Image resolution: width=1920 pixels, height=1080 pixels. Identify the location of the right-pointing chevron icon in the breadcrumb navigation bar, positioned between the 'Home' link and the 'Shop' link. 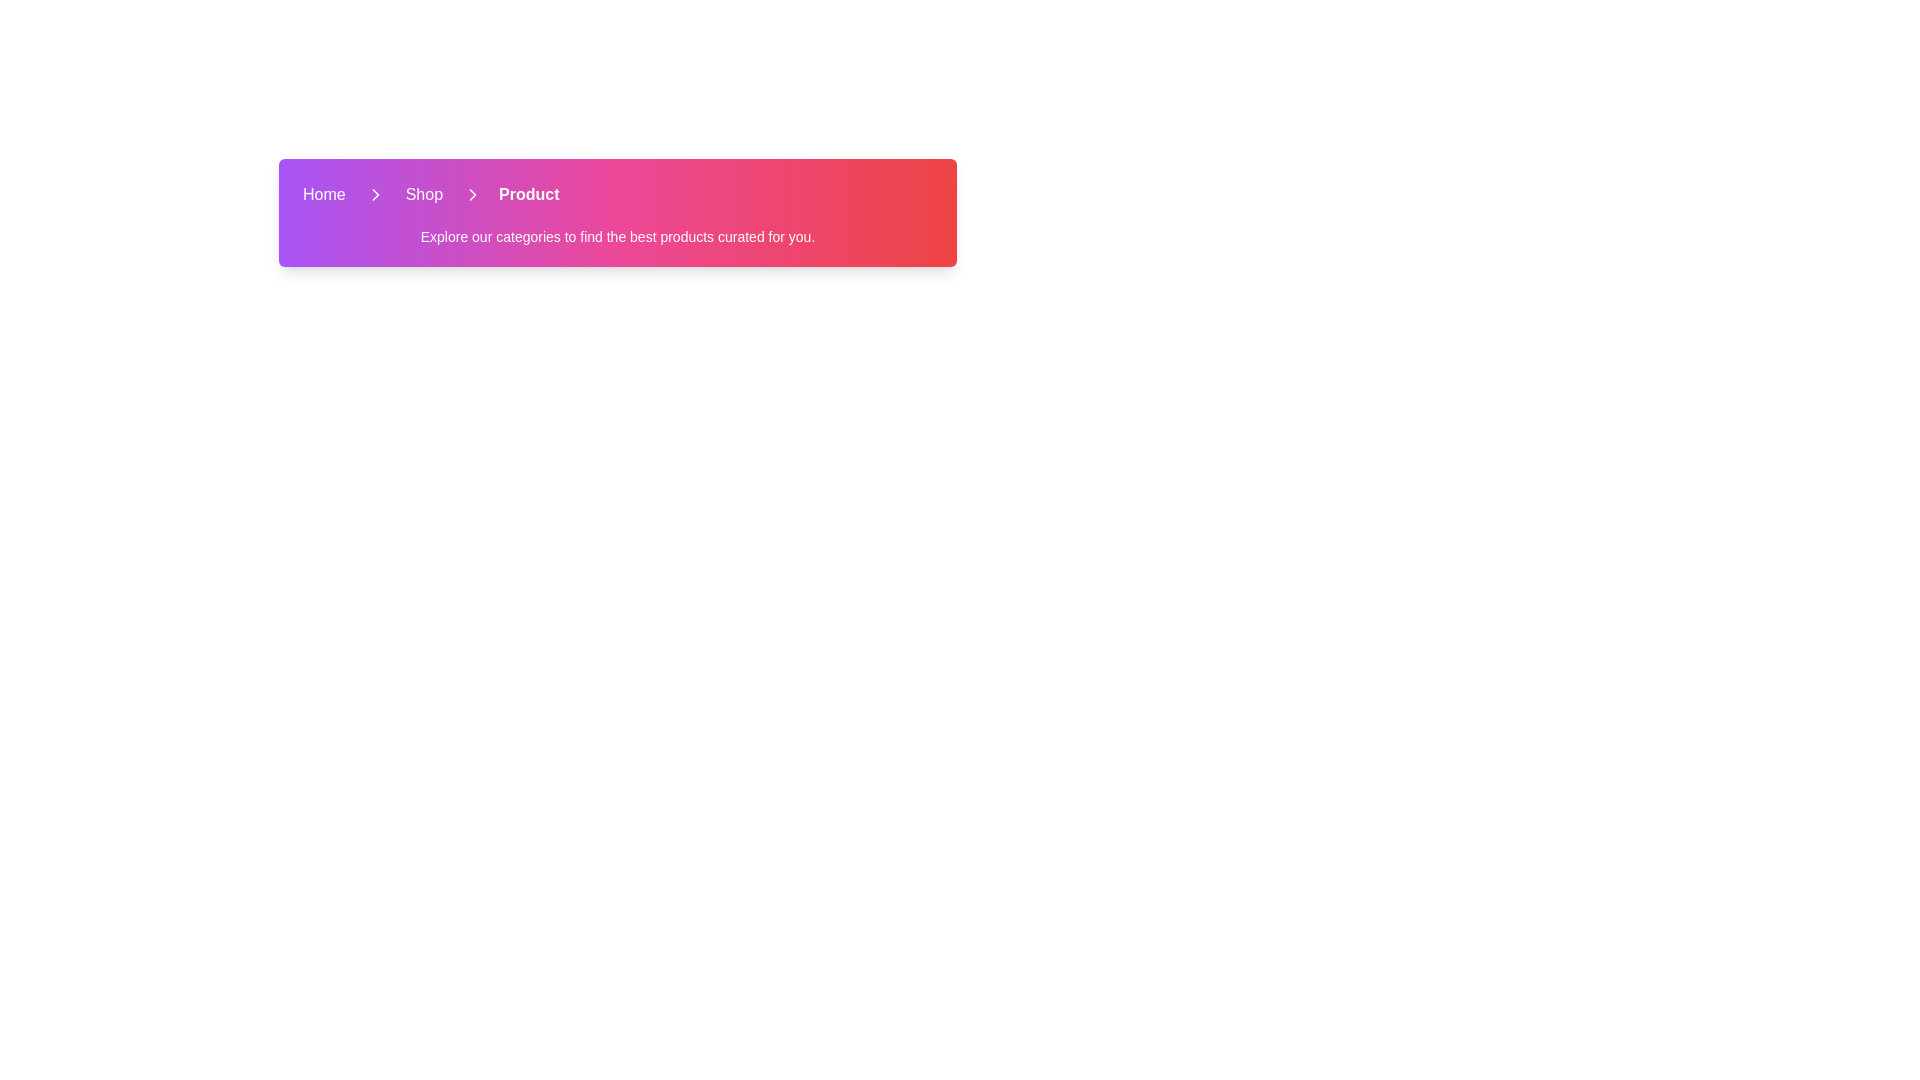
(375, 195).